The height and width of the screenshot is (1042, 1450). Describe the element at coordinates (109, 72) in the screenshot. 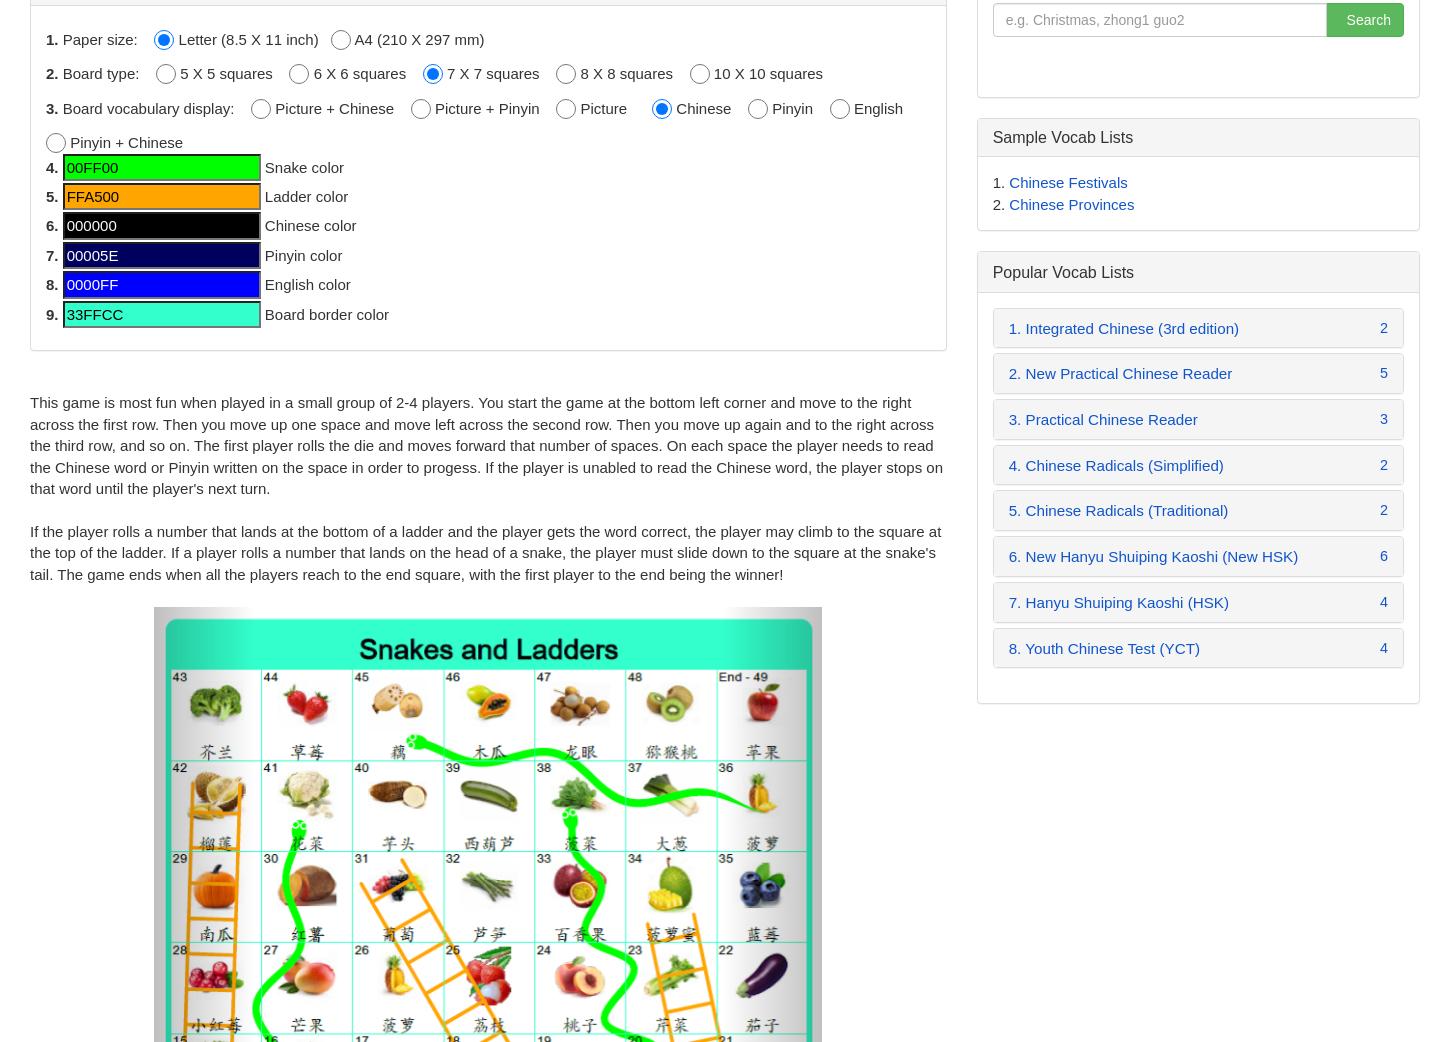

I see `'Board type:'` at that location.